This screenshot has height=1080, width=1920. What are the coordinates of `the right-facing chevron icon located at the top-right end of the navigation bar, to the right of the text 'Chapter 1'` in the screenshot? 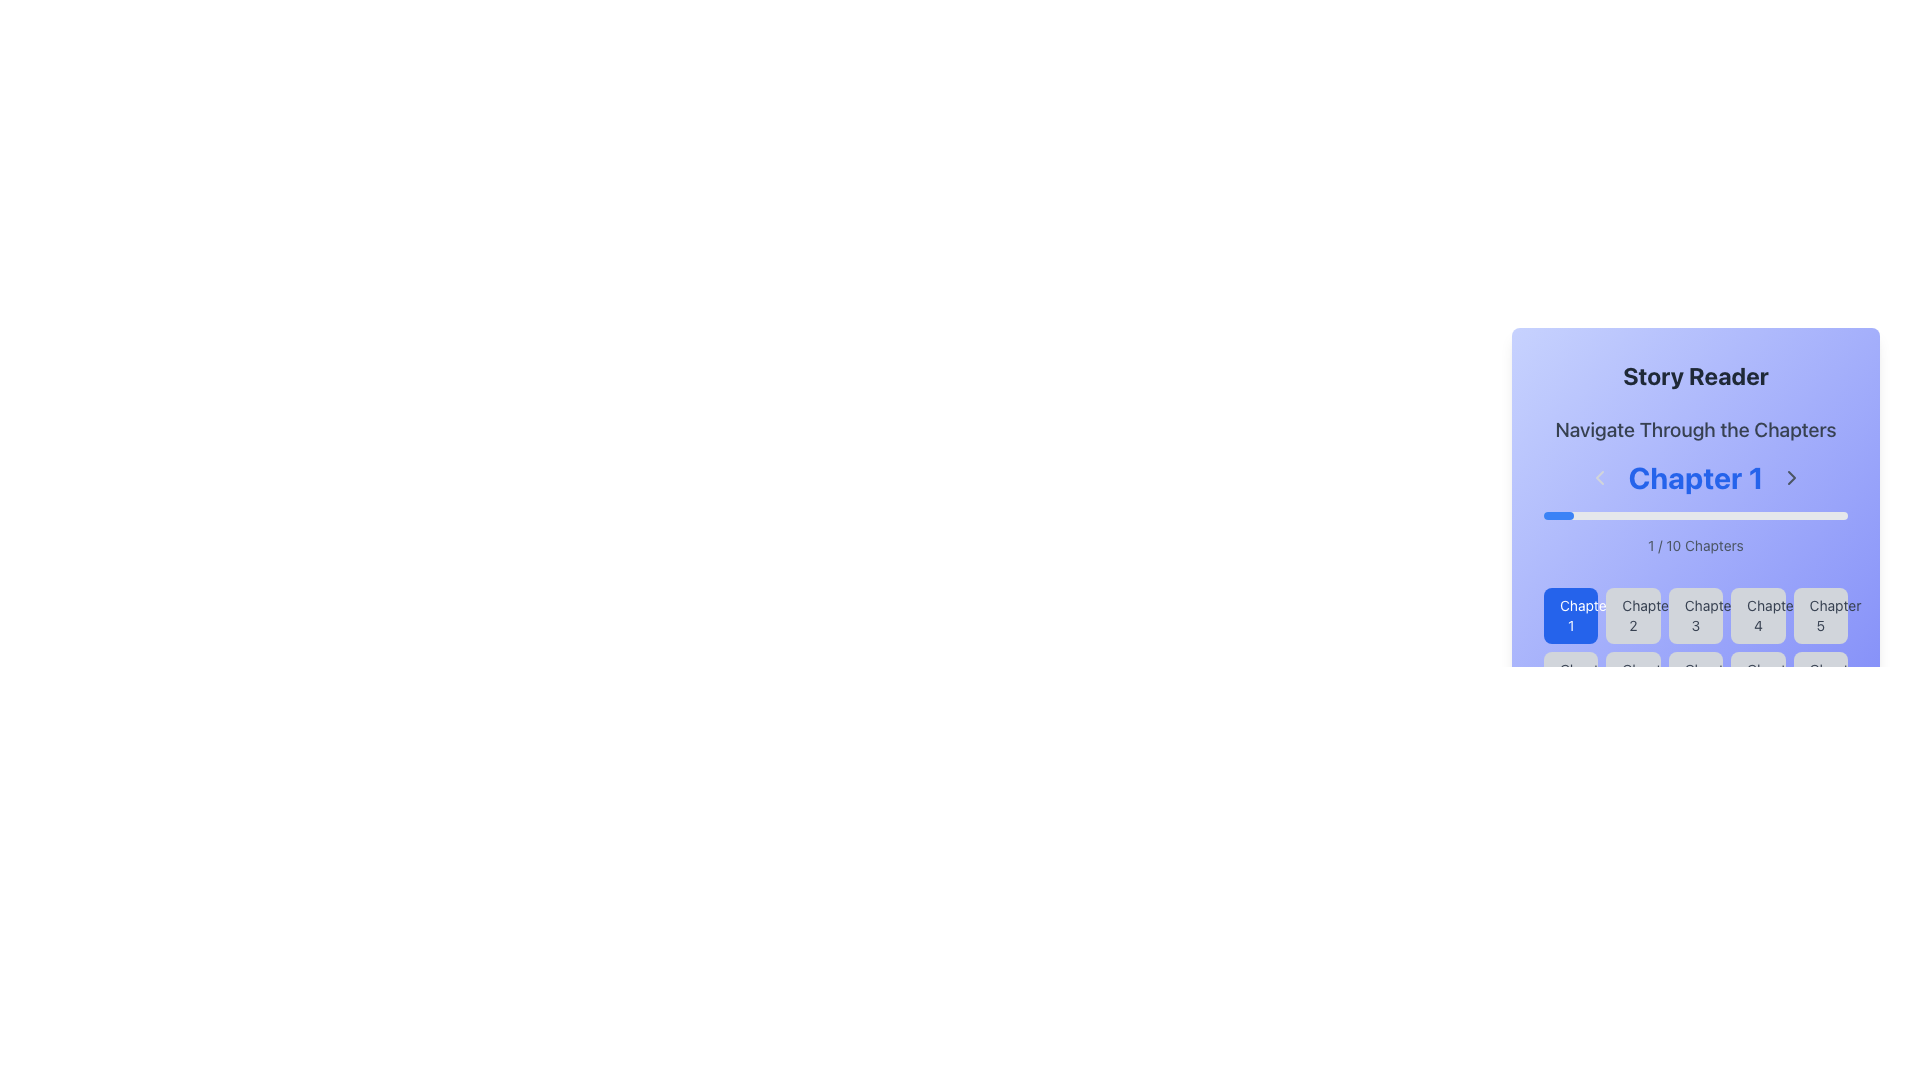 It's located at (1791, 478).